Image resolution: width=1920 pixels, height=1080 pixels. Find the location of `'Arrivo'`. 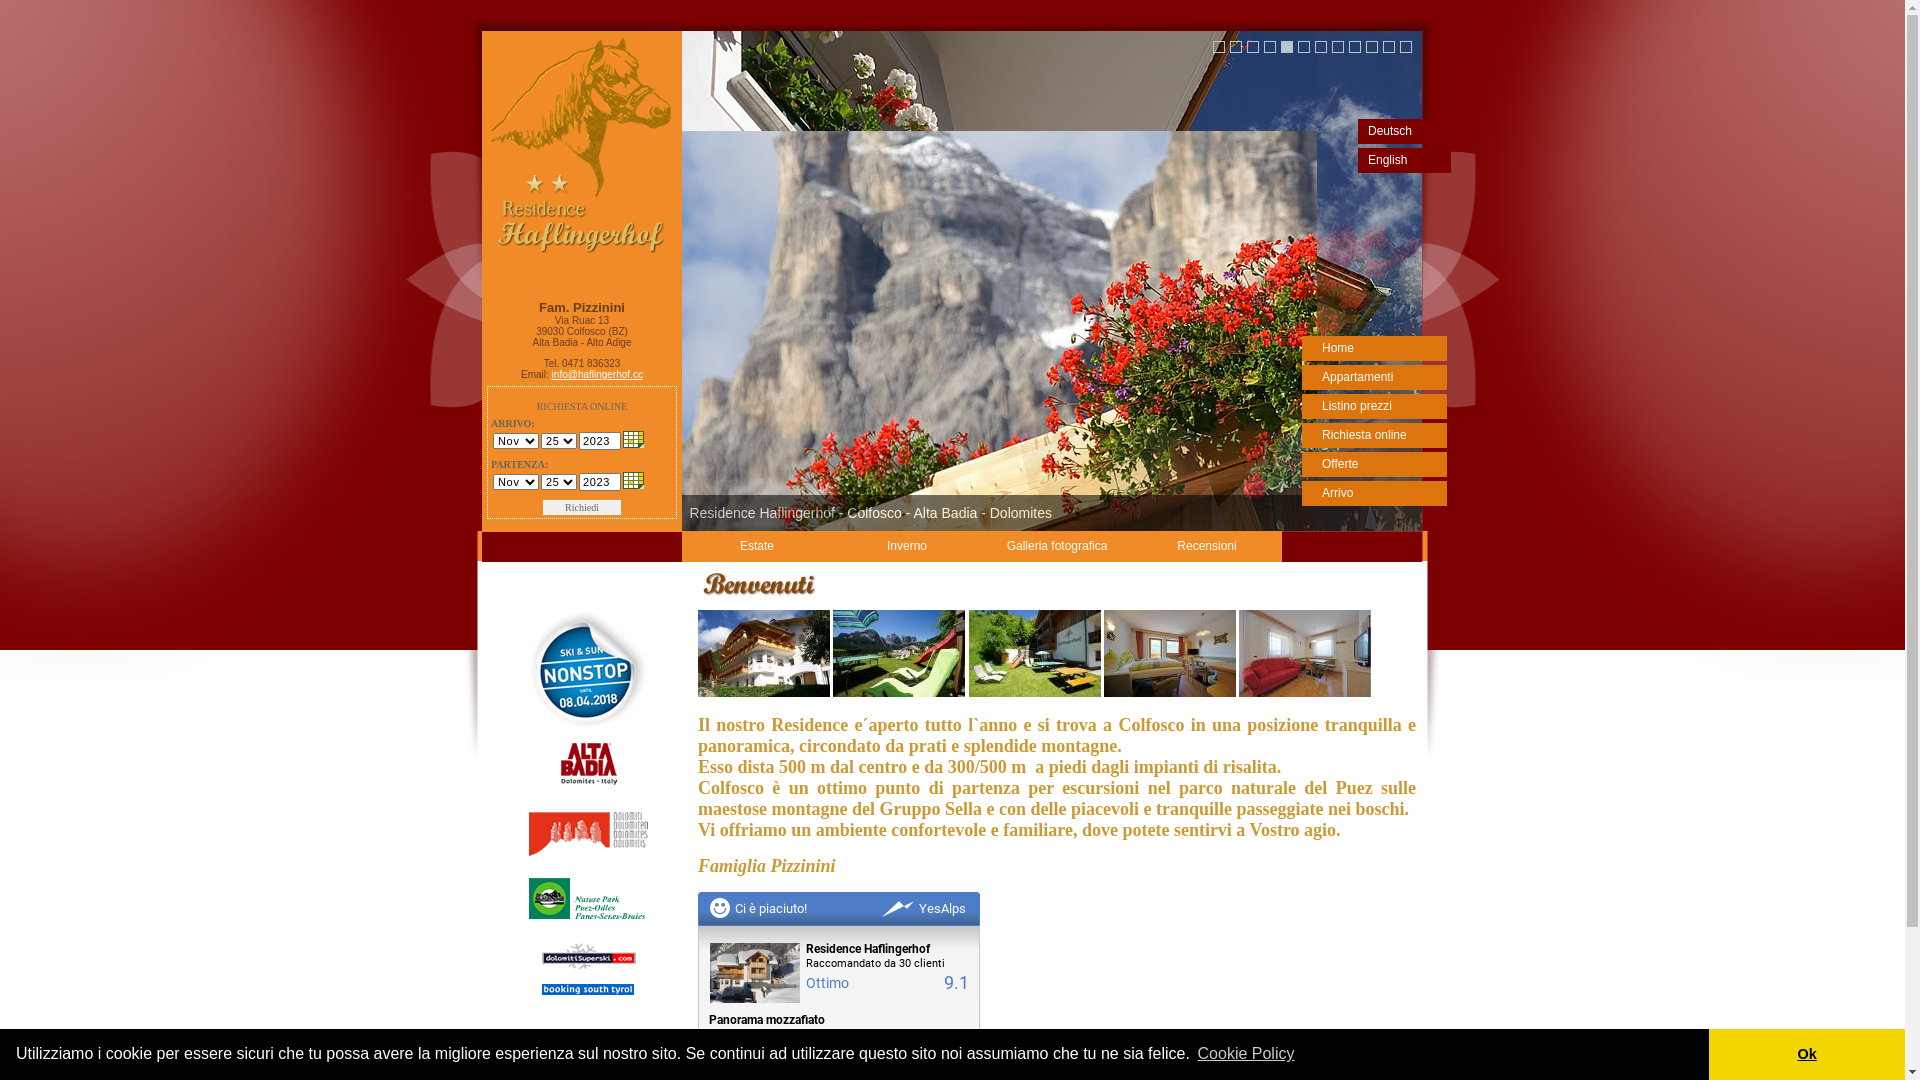

'Arrivo' is located at coordinates (1373, 493).